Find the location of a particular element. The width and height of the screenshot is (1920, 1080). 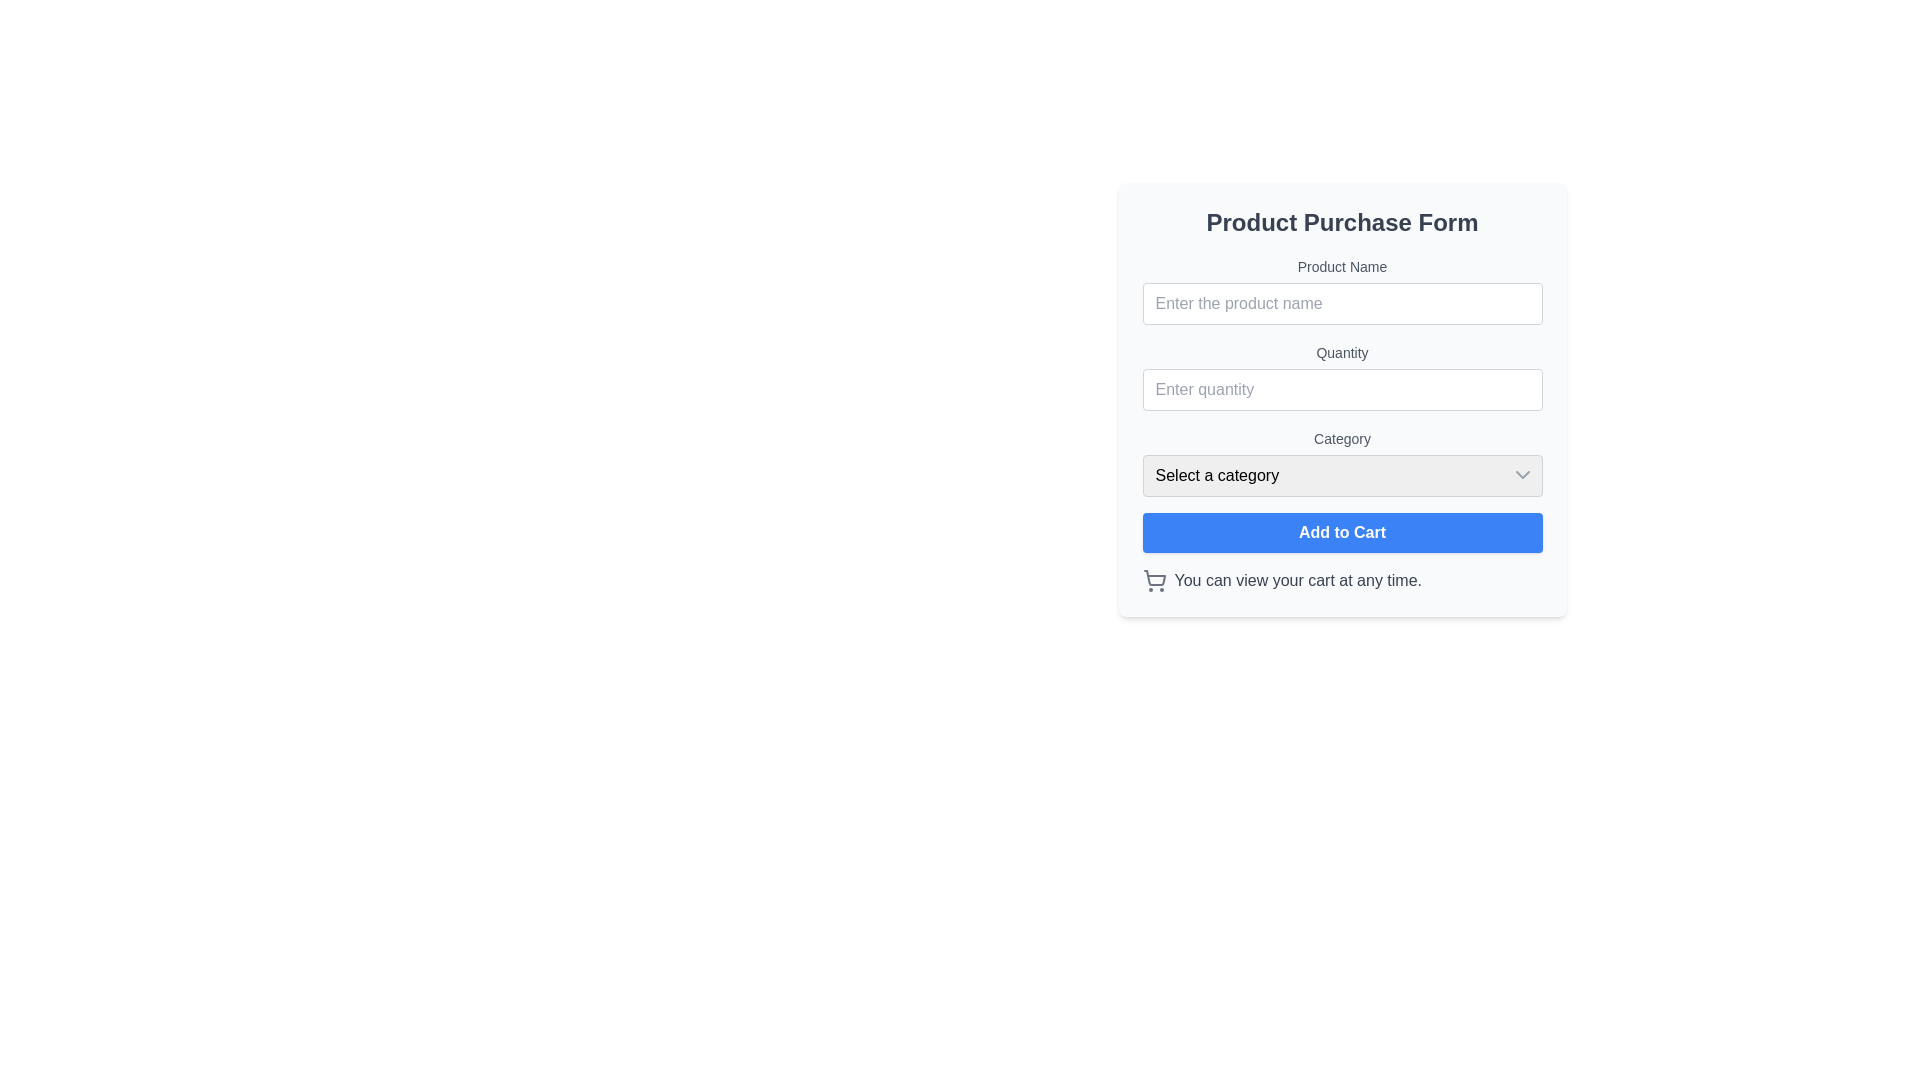

the label for the input field in the 'Product Purchase Form' that indicates where to enter the product name is located at coordinates (1342, 265).